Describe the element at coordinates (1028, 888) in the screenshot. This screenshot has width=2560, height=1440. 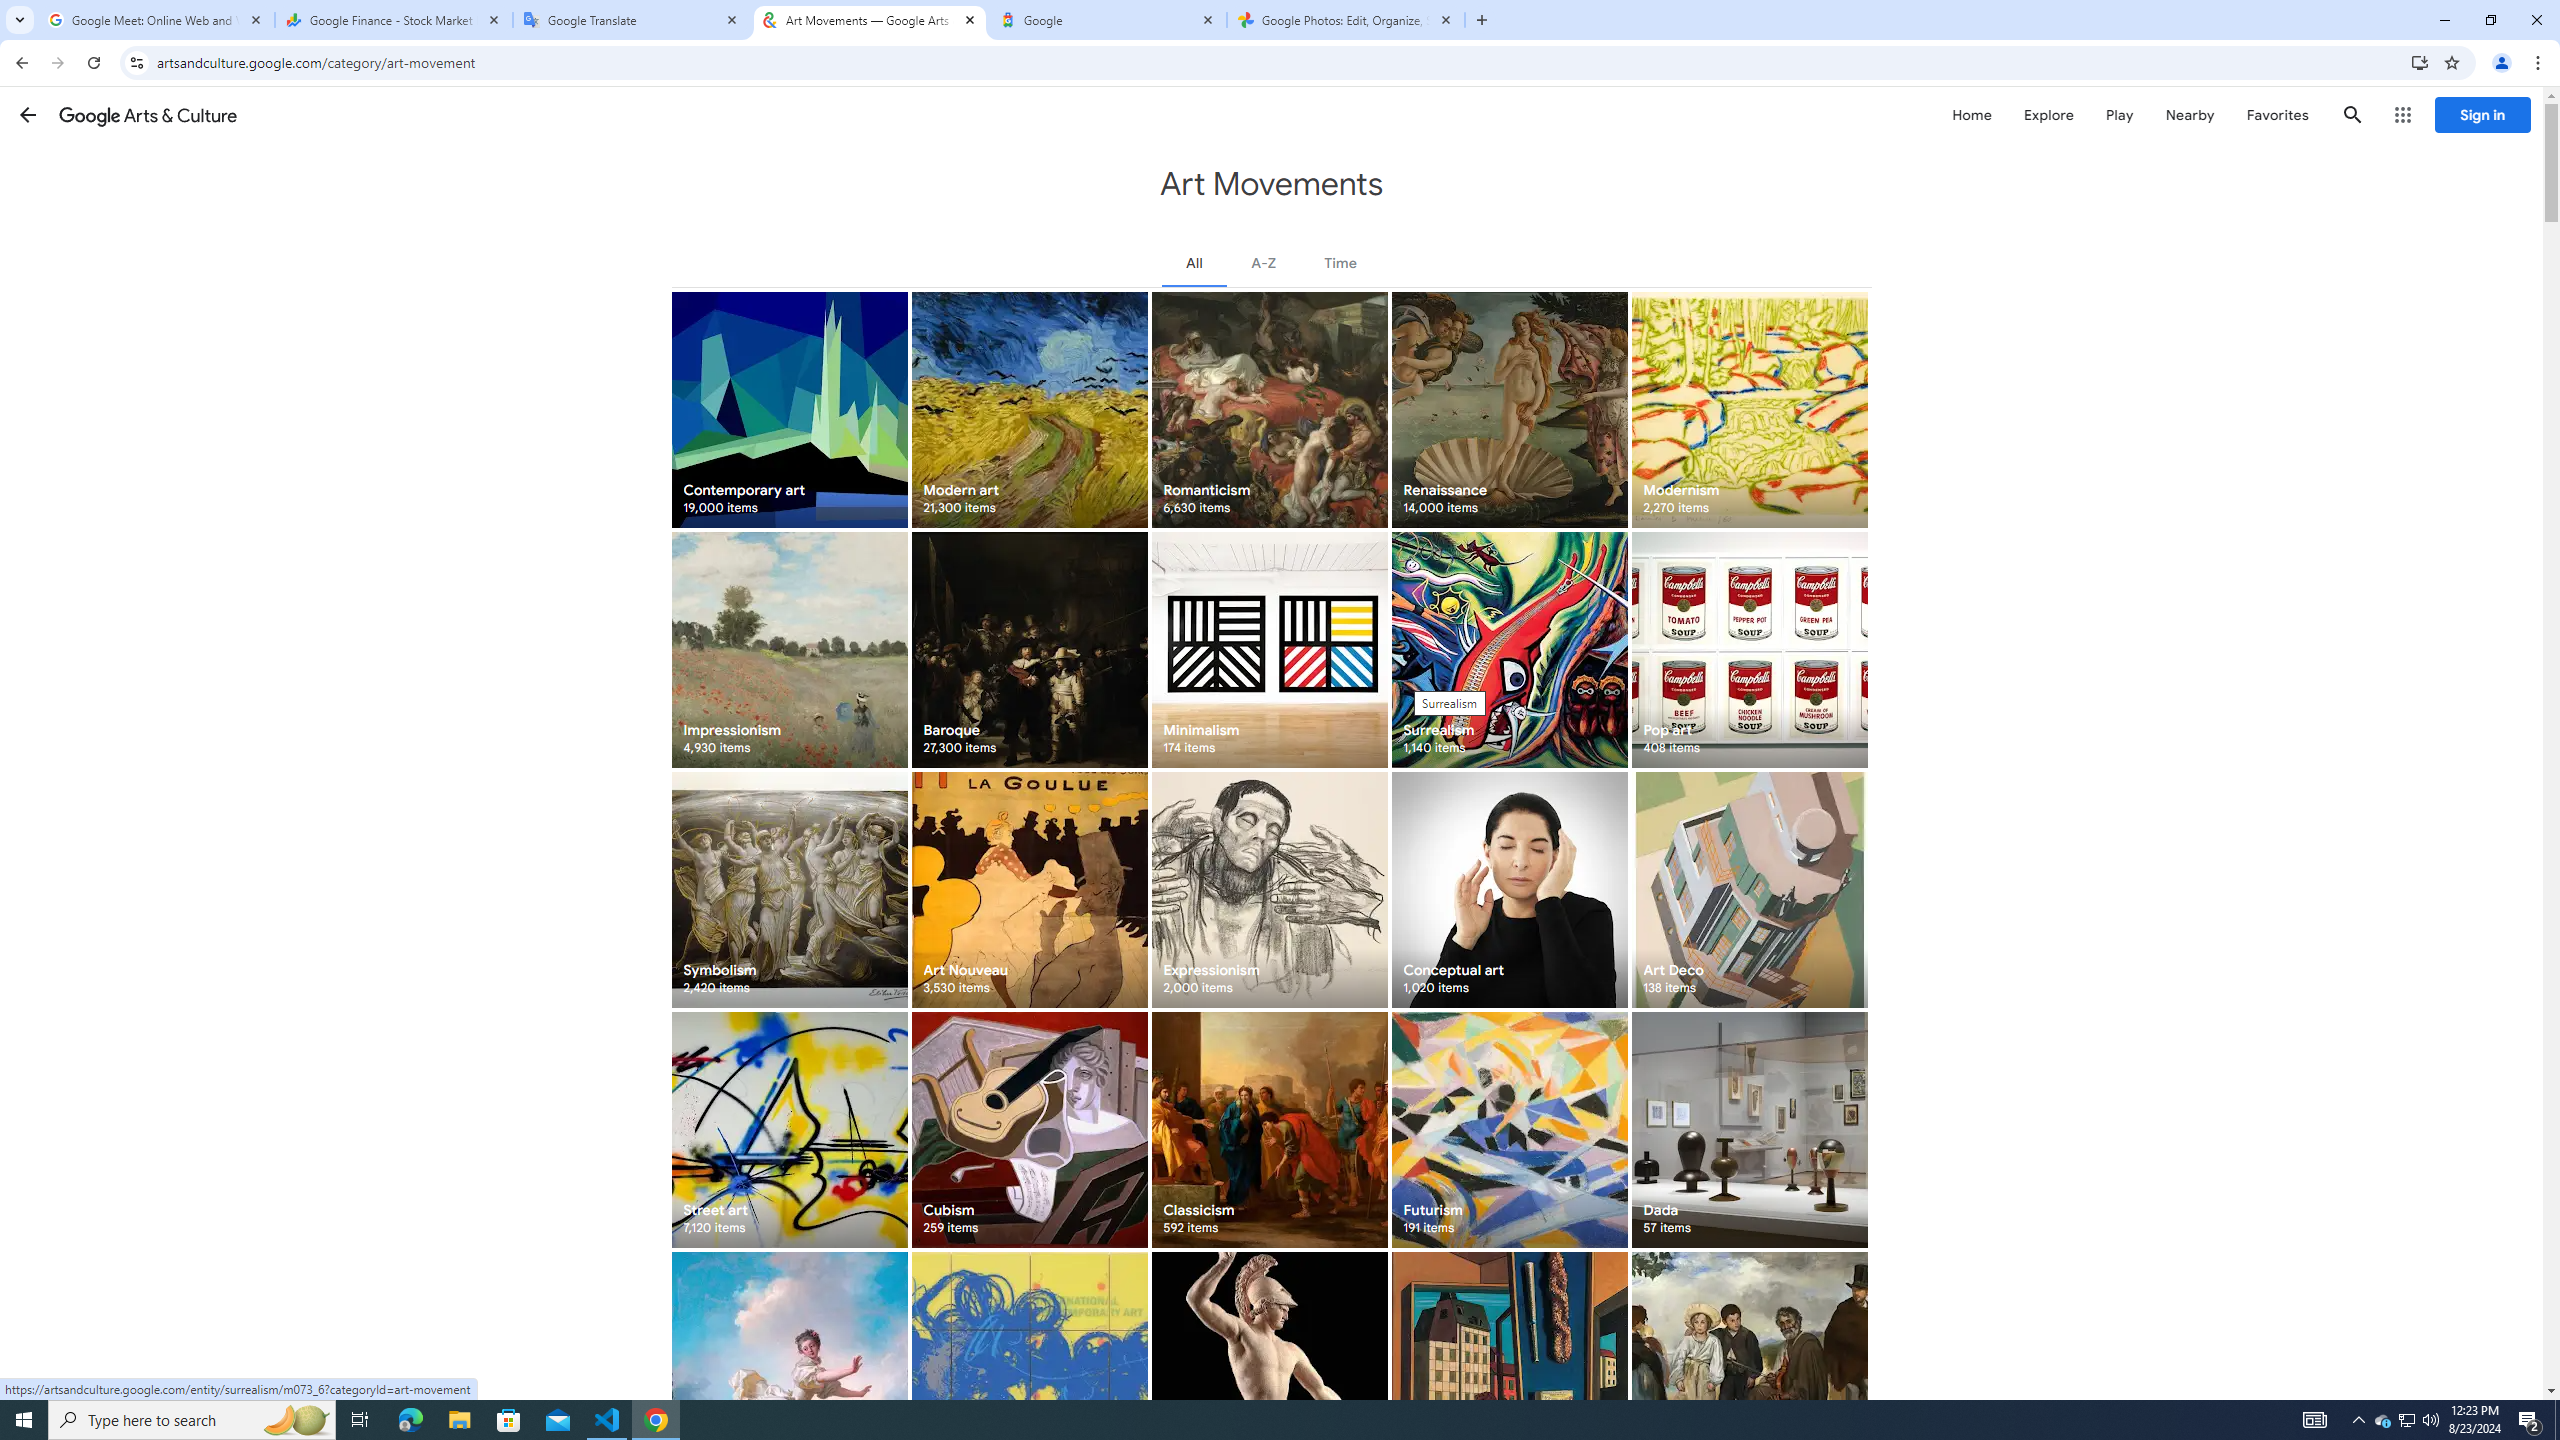
I see `'Art Nouveau 3,530 items'` at that location.